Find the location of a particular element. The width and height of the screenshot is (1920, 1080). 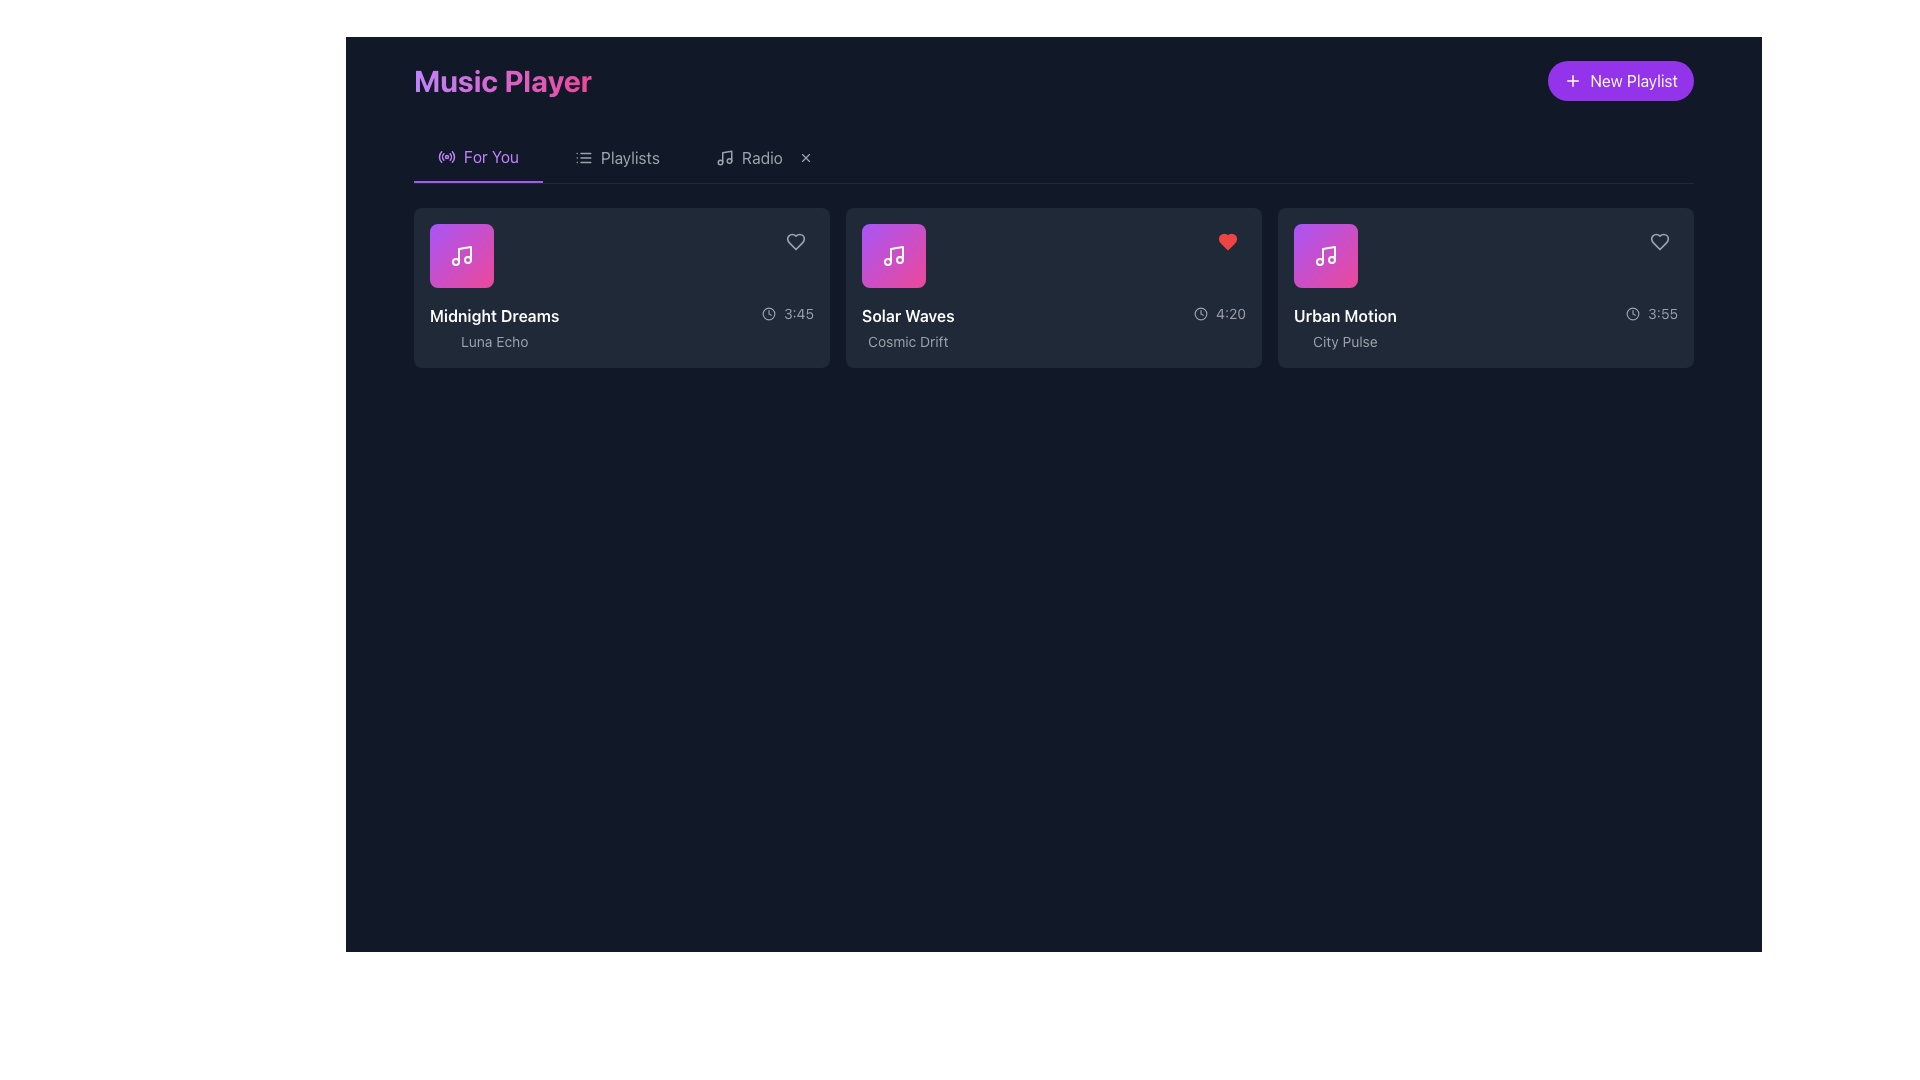

the text label displaying the duration '3:45', which is accompanied by a clock icon on its left, located on the bottom-right part of the 'Midnight Dreams' music item is located at coordinates (786, 313).